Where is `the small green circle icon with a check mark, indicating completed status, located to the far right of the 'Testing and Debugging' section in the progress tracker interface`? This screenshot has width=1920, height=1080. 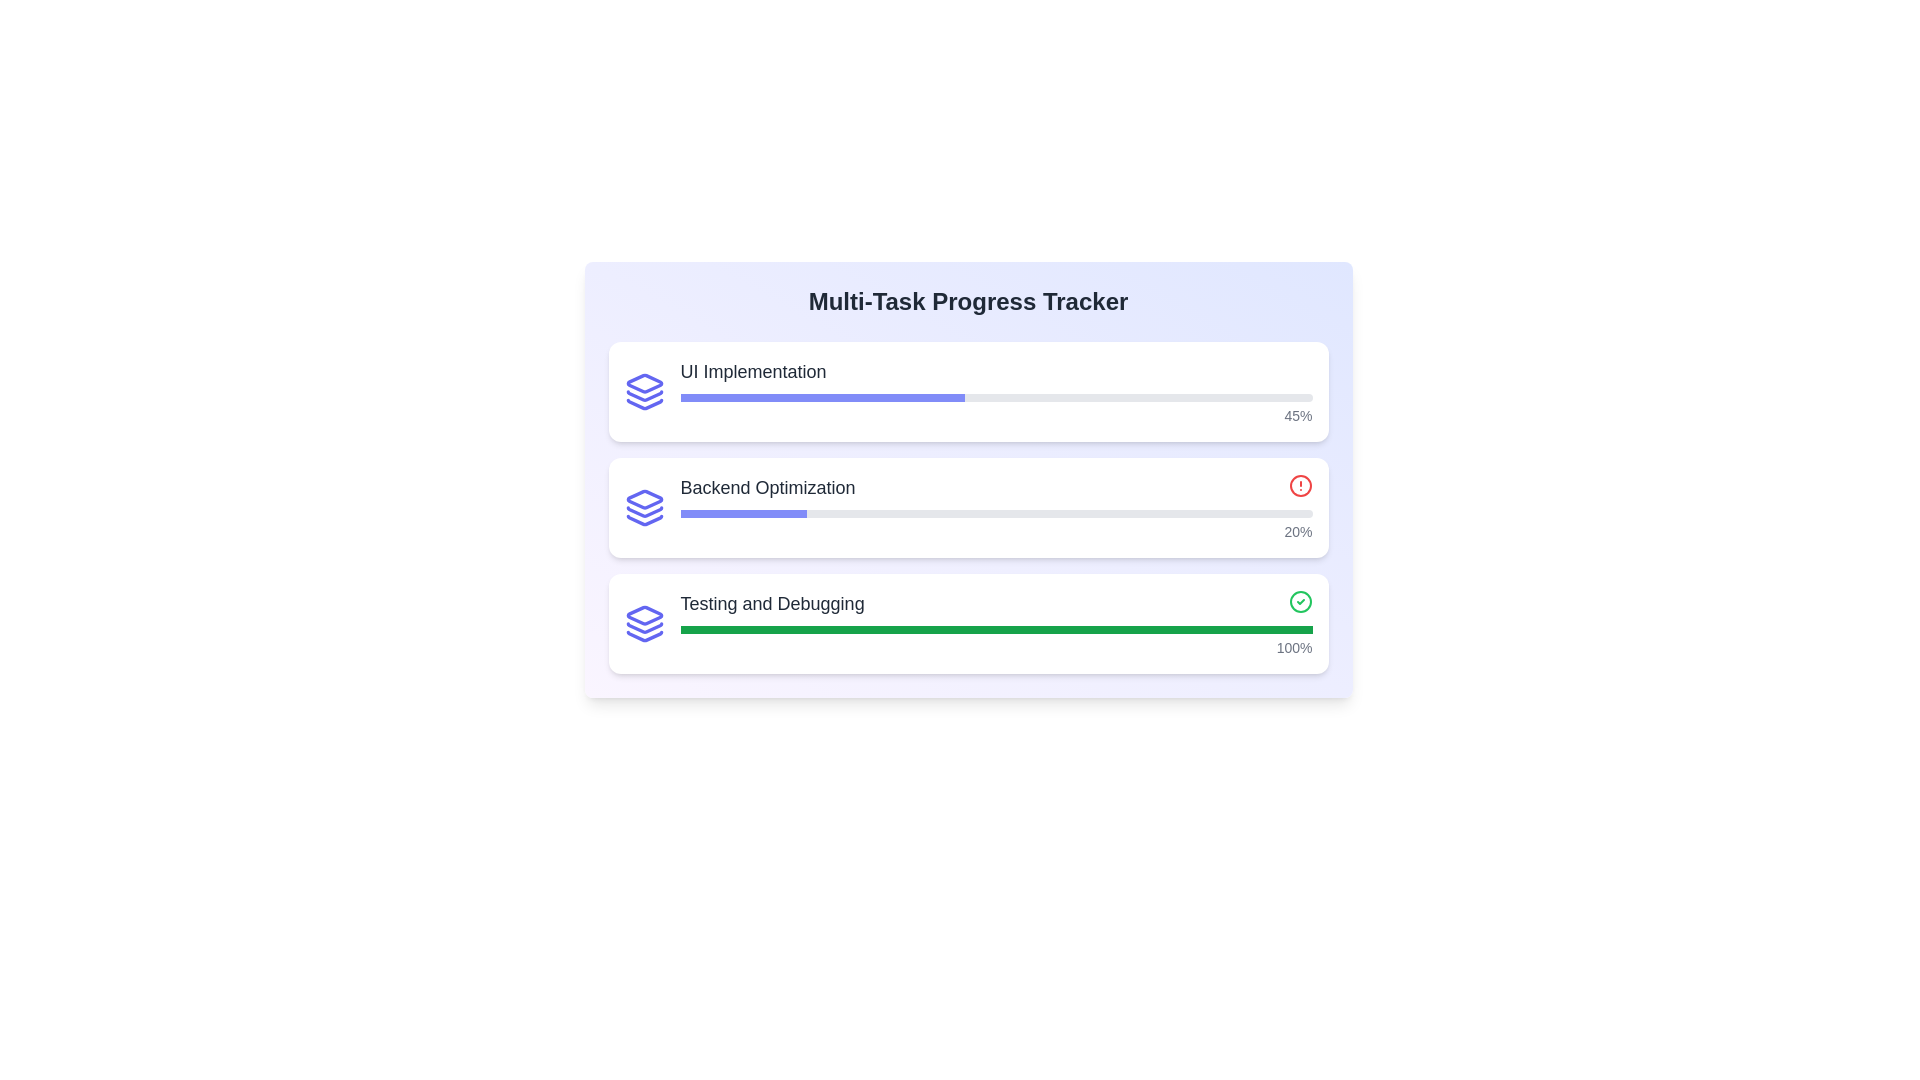 the small green circle icon with a check mark, indicating completed status, located to the far right of the 'Testing and Debugging' section in the progress tracker interface is located at coordinates (1300, 603).